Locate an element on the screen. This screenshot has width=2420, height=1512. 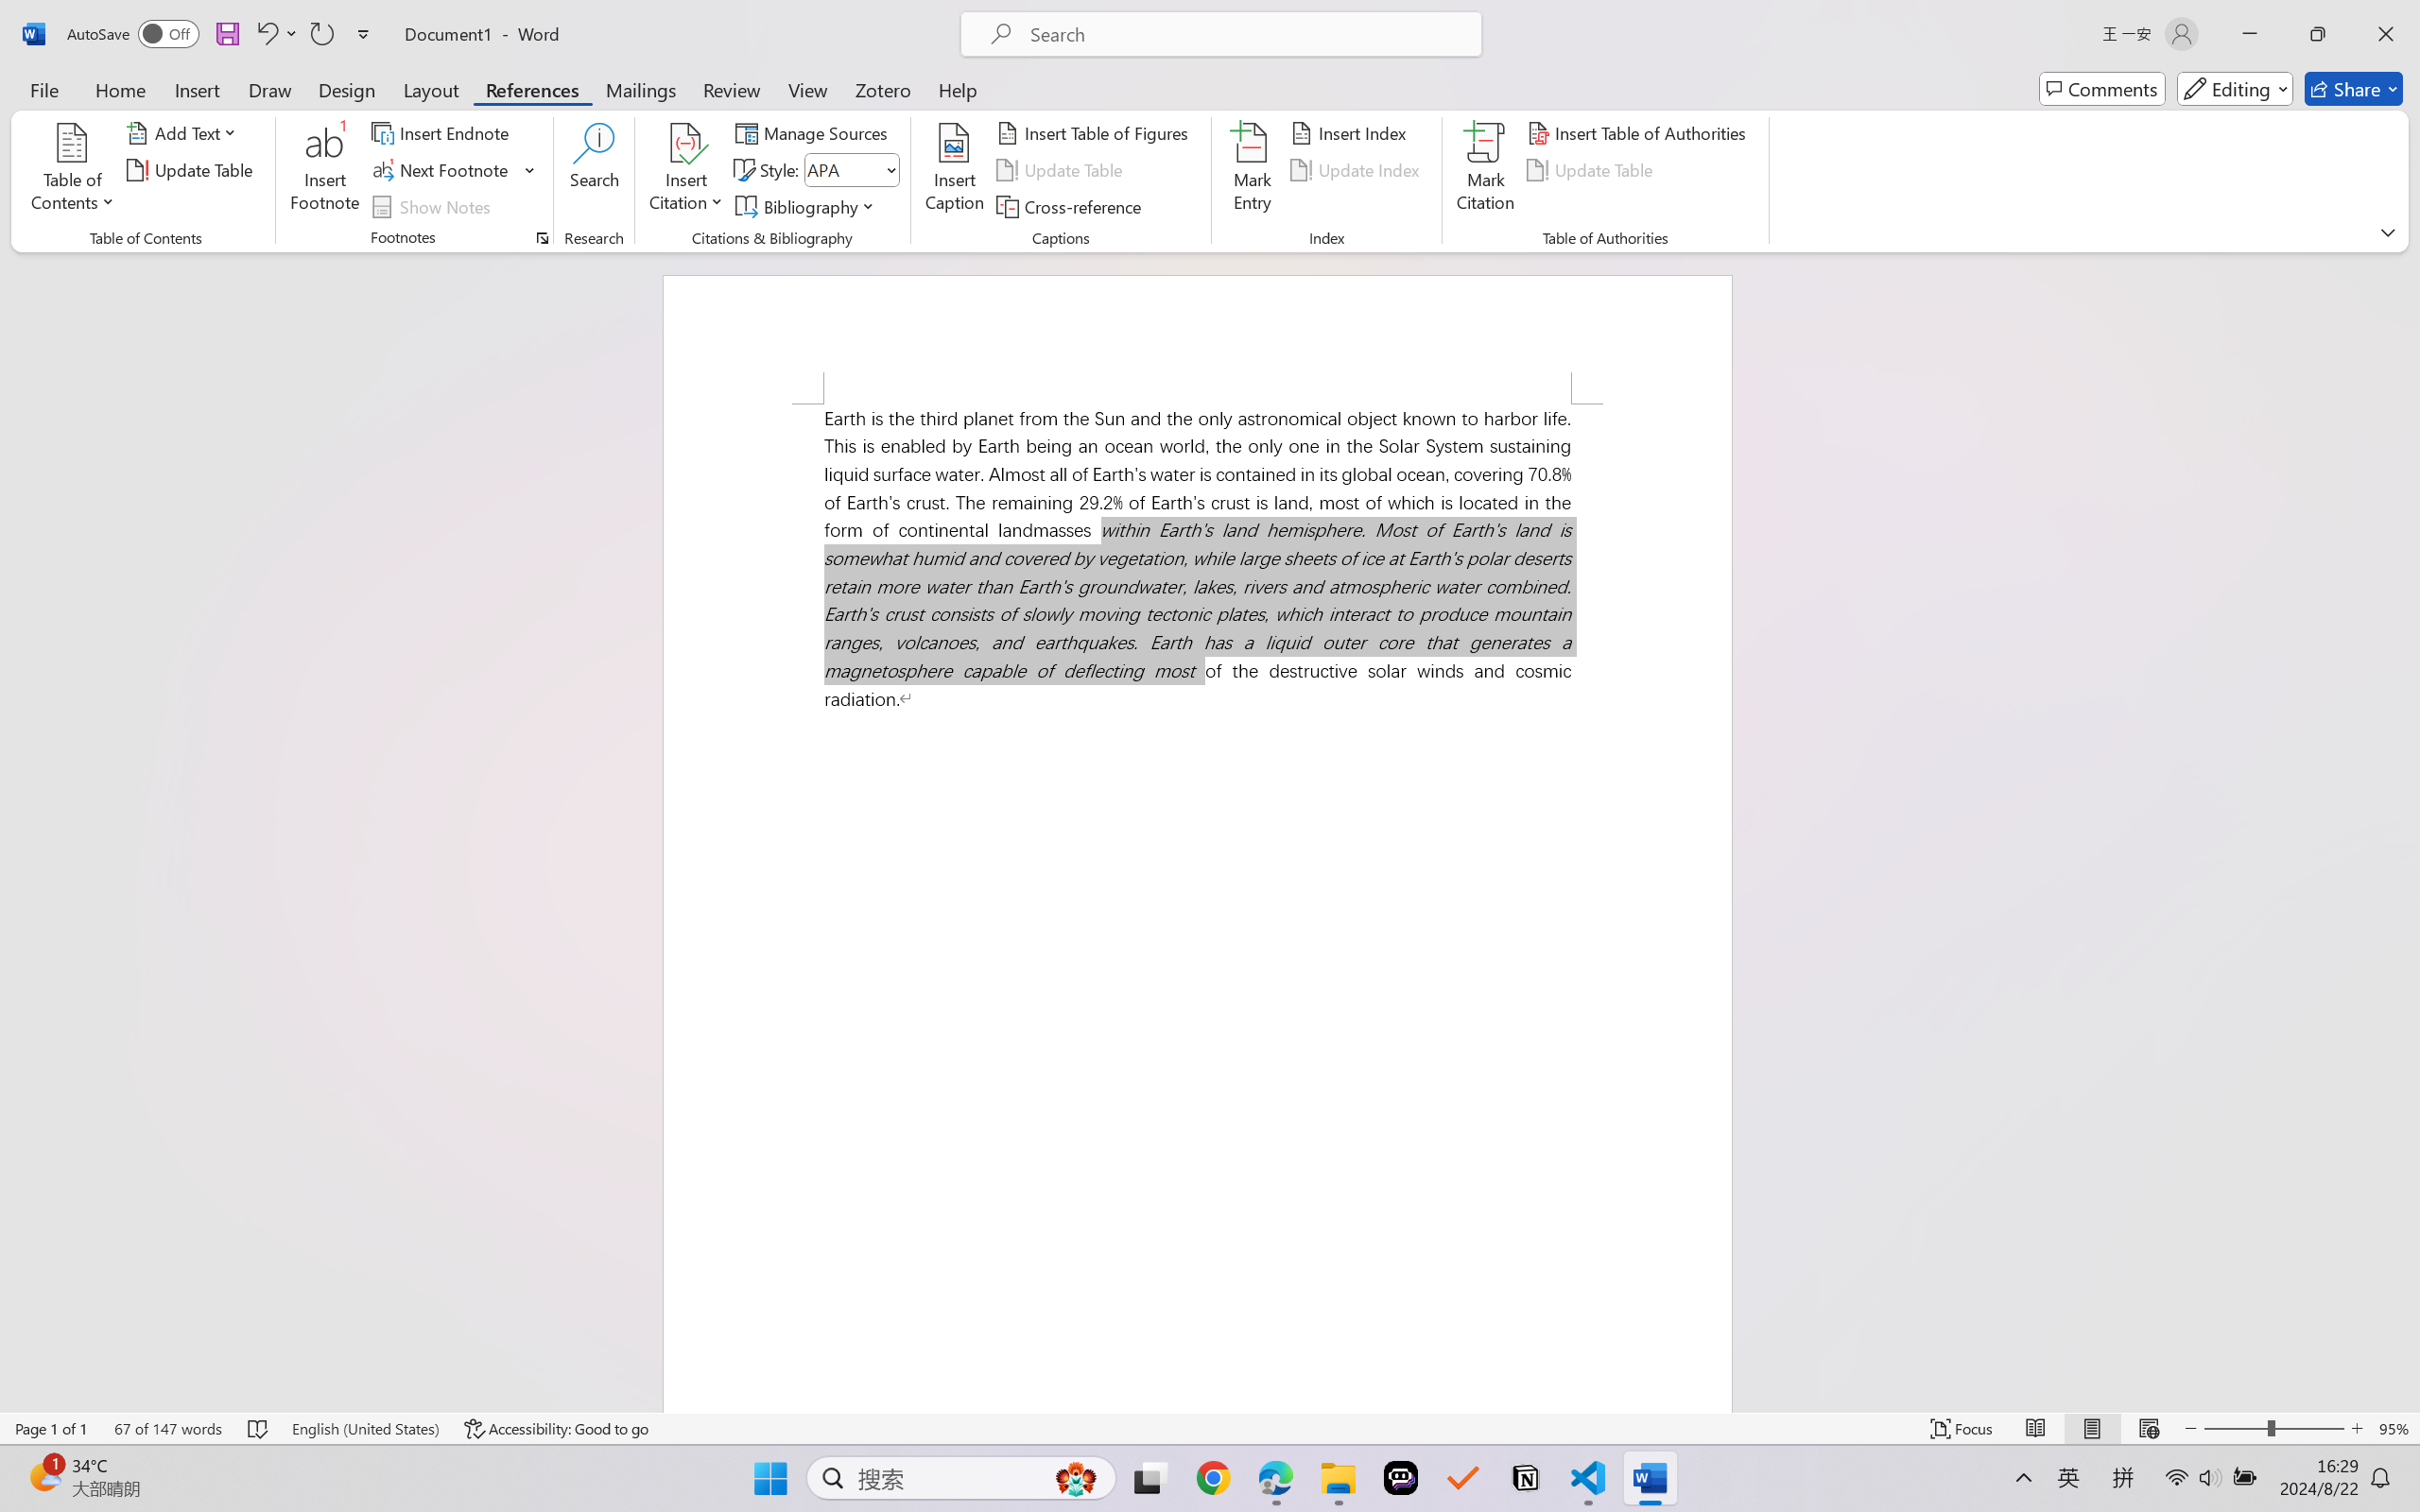
'Insert Table of Figures...' is located at coordinates (1095, 131).